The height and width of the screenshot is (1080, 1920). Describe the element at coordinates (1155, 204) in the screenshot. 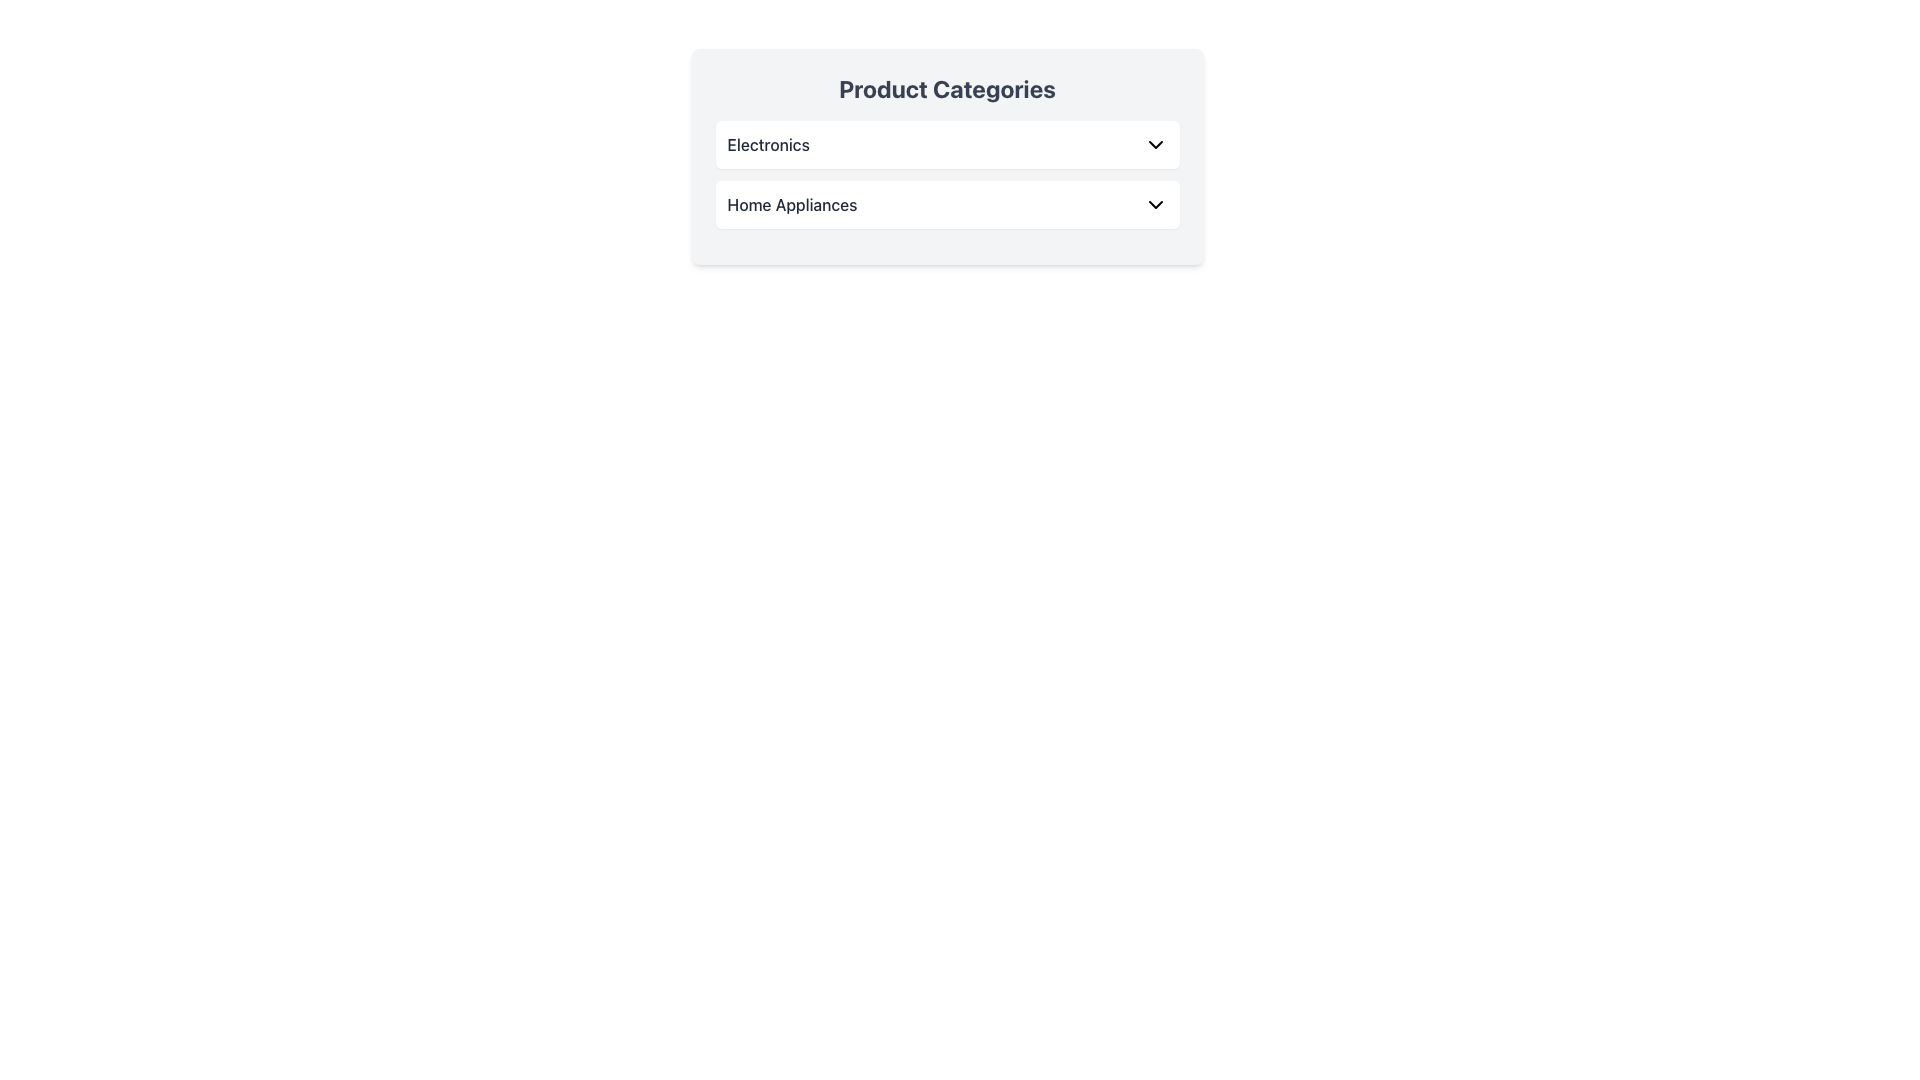

I see `the Dropdown icon located on the far right side of the 'Home Appliances' row` at that location.